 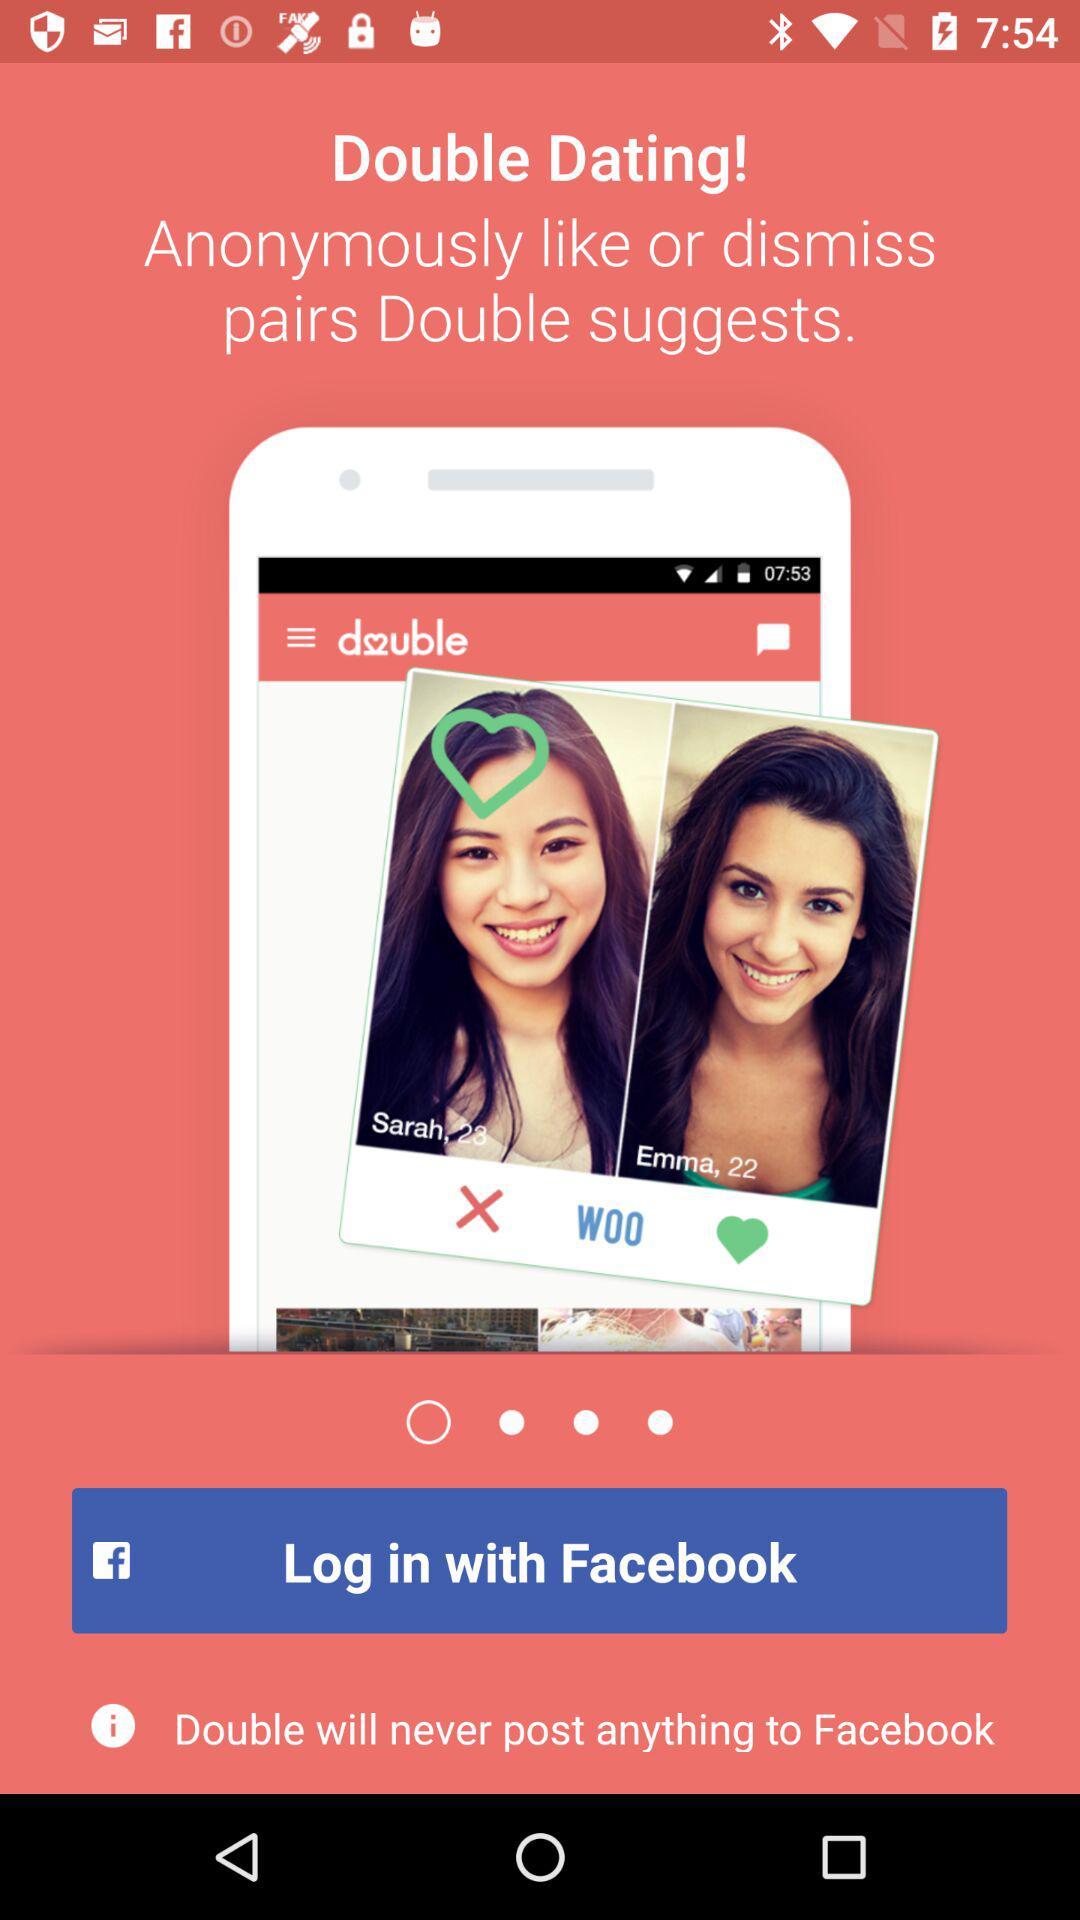 What do you see at coordinates (540, 859) in the screenshot?
I see `open the page` at bounding box center [540, 859].